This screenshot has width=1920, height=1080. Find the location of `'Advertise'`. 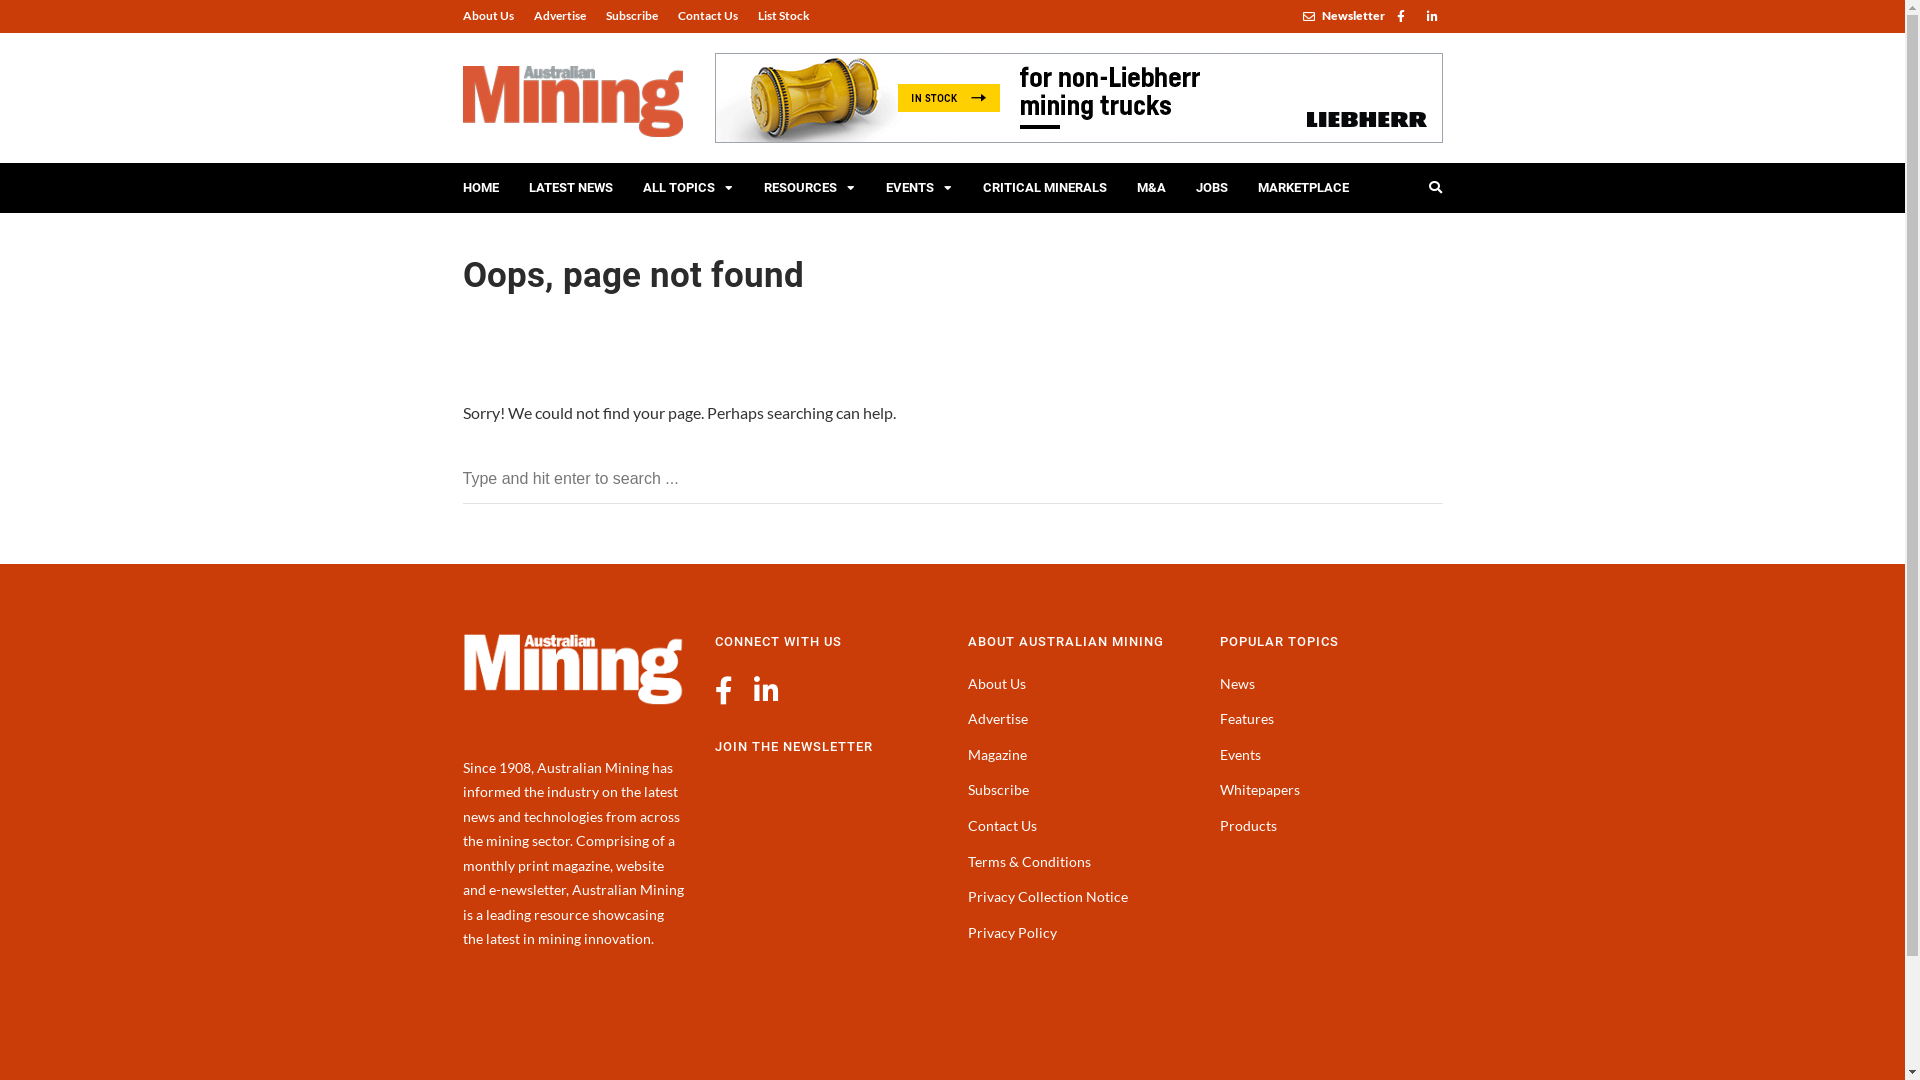

'Advertise' is located at coordinates (523, 15).